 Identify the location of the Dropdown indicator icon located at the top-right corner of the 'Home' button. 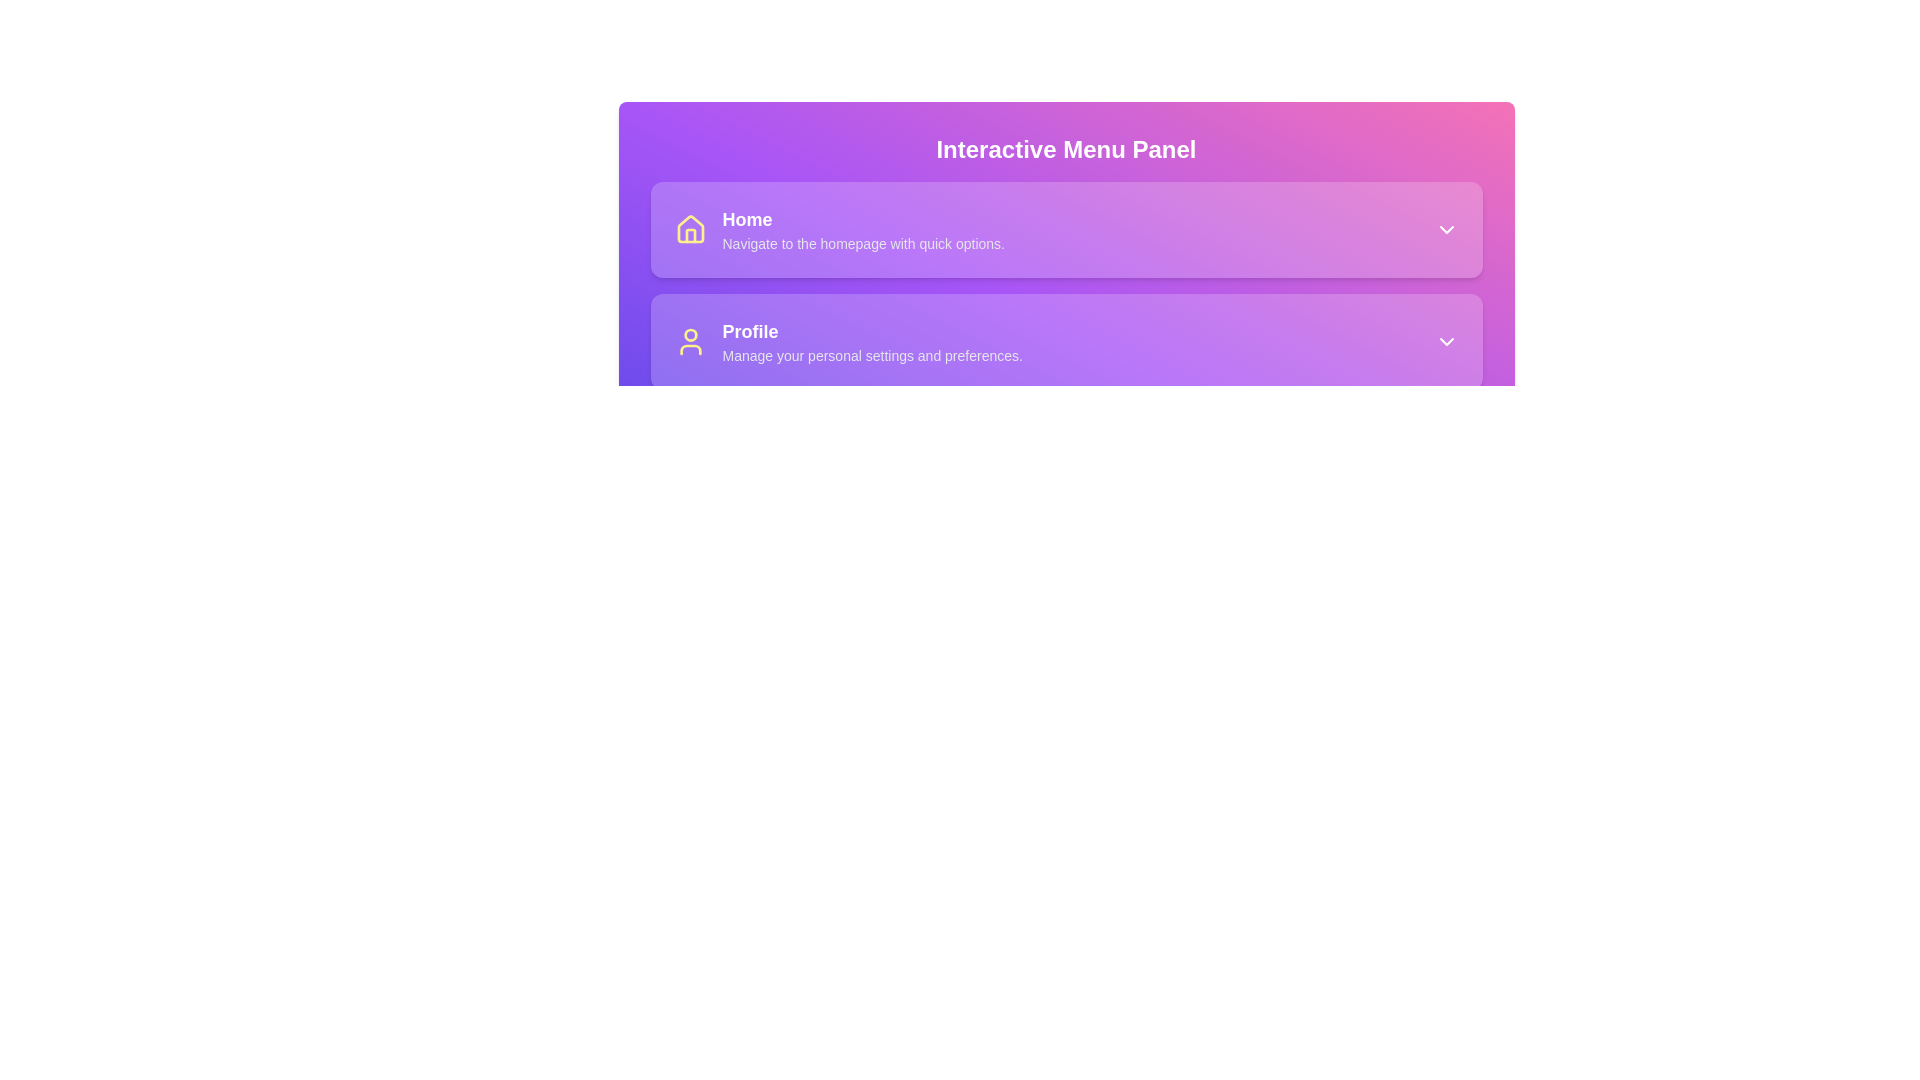
(1446, 229).